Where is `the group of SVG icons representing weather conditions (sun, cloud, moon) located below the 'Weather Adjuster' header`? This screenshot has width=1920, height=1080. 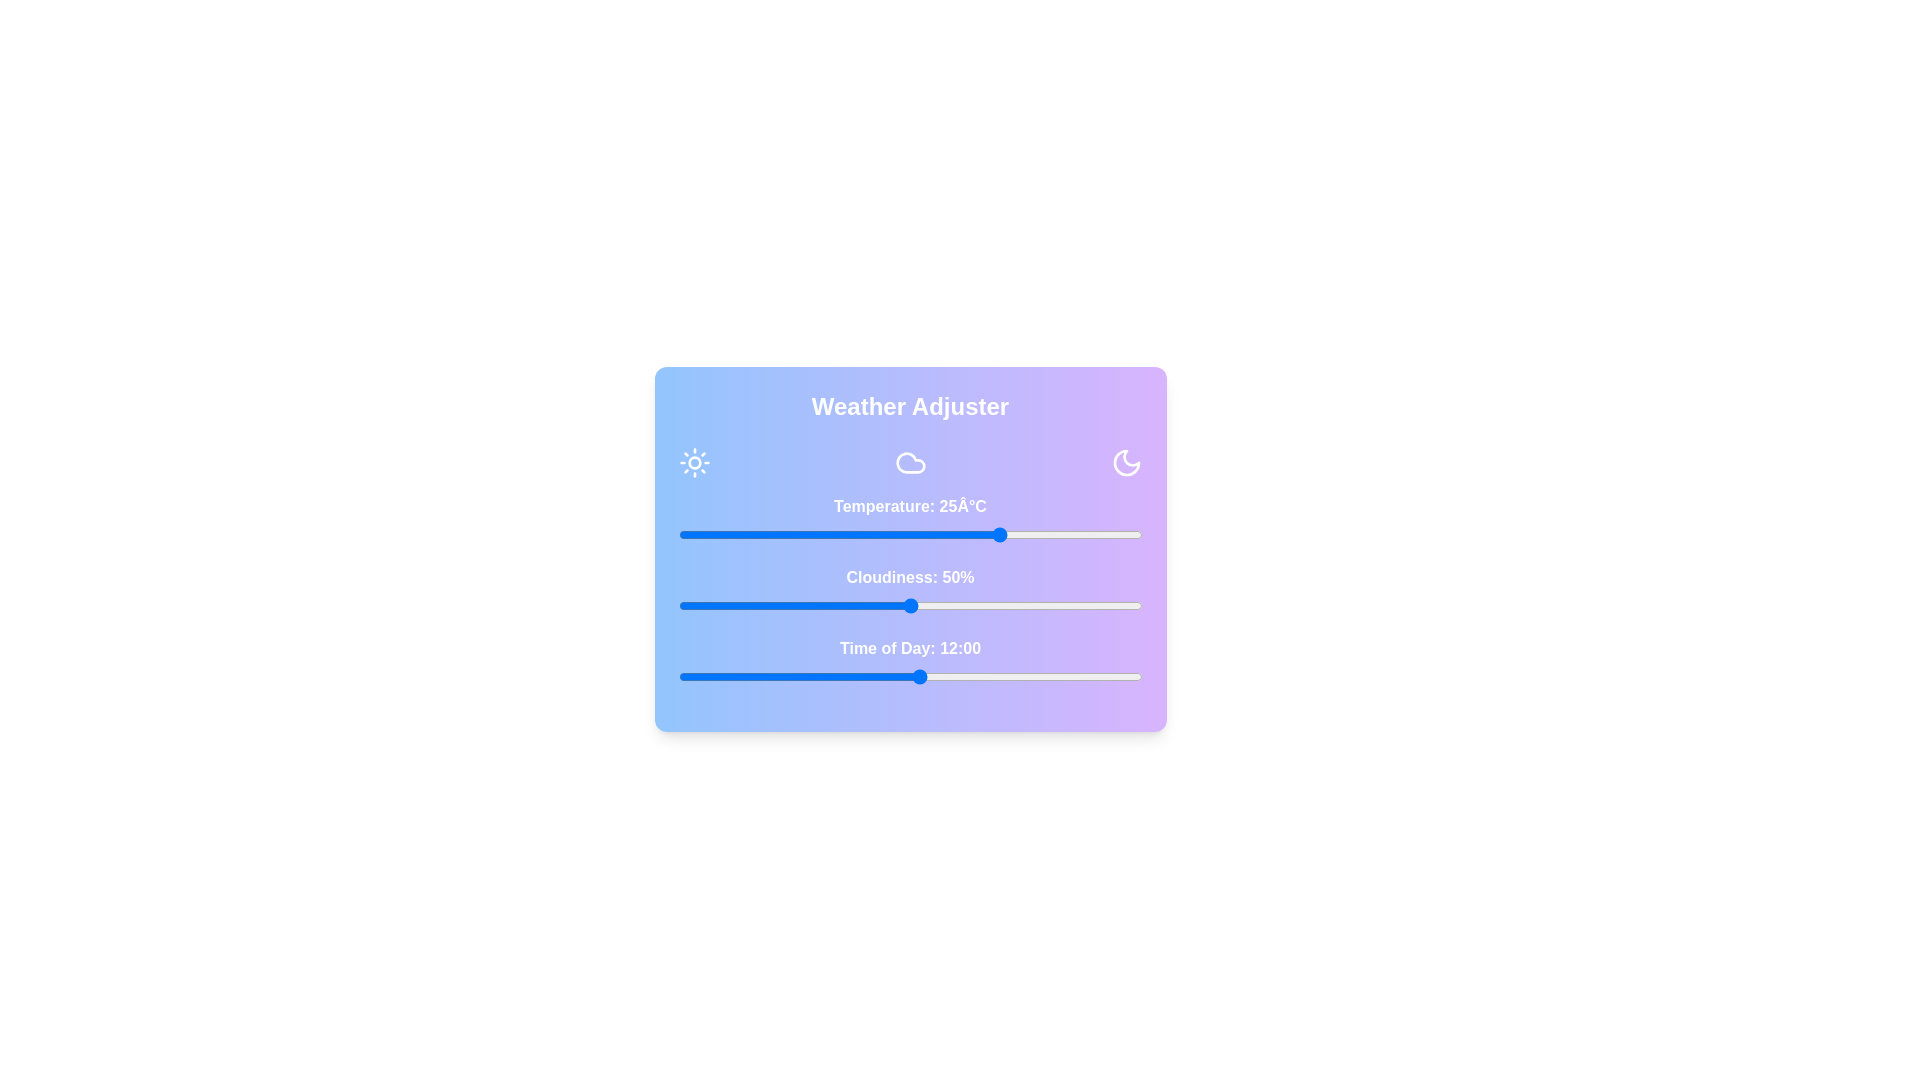
the group of SVG icons representing weather conditions (sun, cloud, moon) located below the 'Weather Adjuster' header is located at coordinates (909, 462).